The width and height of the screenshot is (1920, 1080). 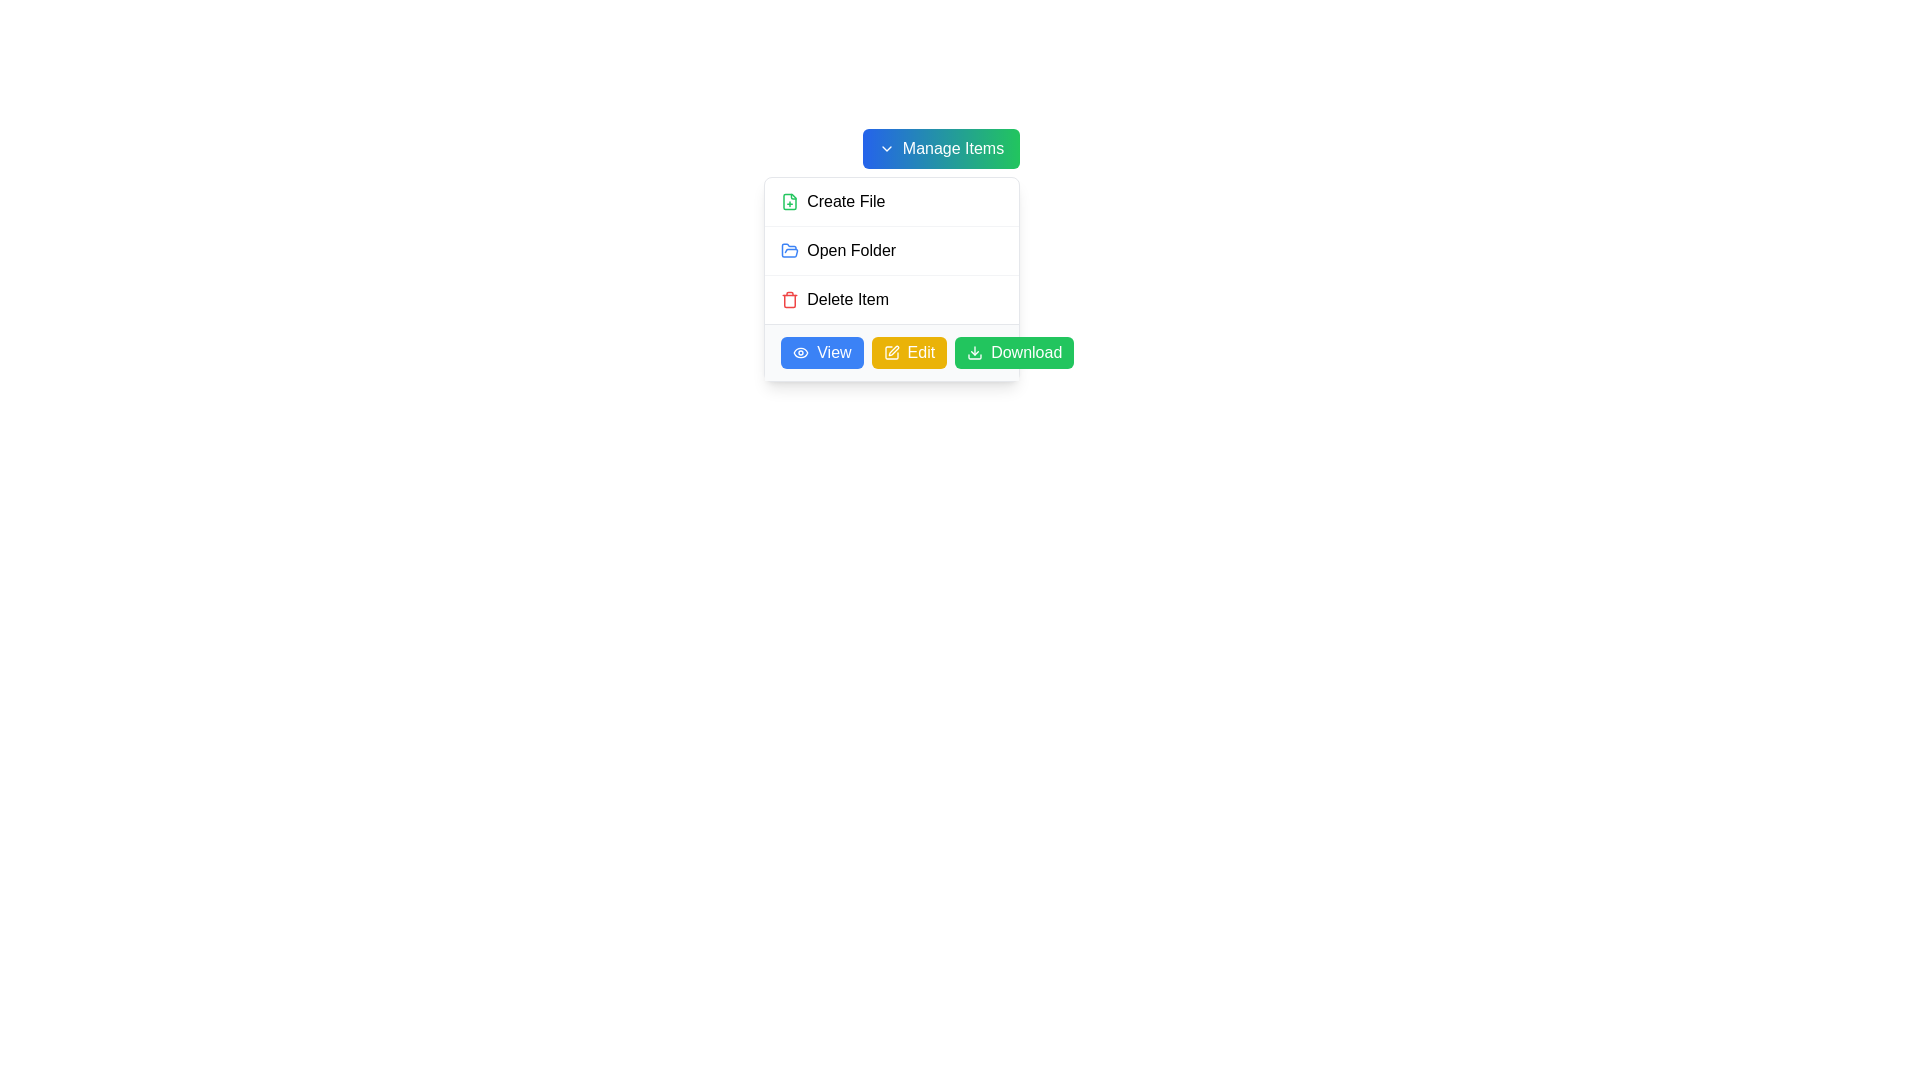 I want to click on the small green icon resembling a file graphic located to the left of the 'Create File' text in the vertical menu, so click(x=789, y=201).